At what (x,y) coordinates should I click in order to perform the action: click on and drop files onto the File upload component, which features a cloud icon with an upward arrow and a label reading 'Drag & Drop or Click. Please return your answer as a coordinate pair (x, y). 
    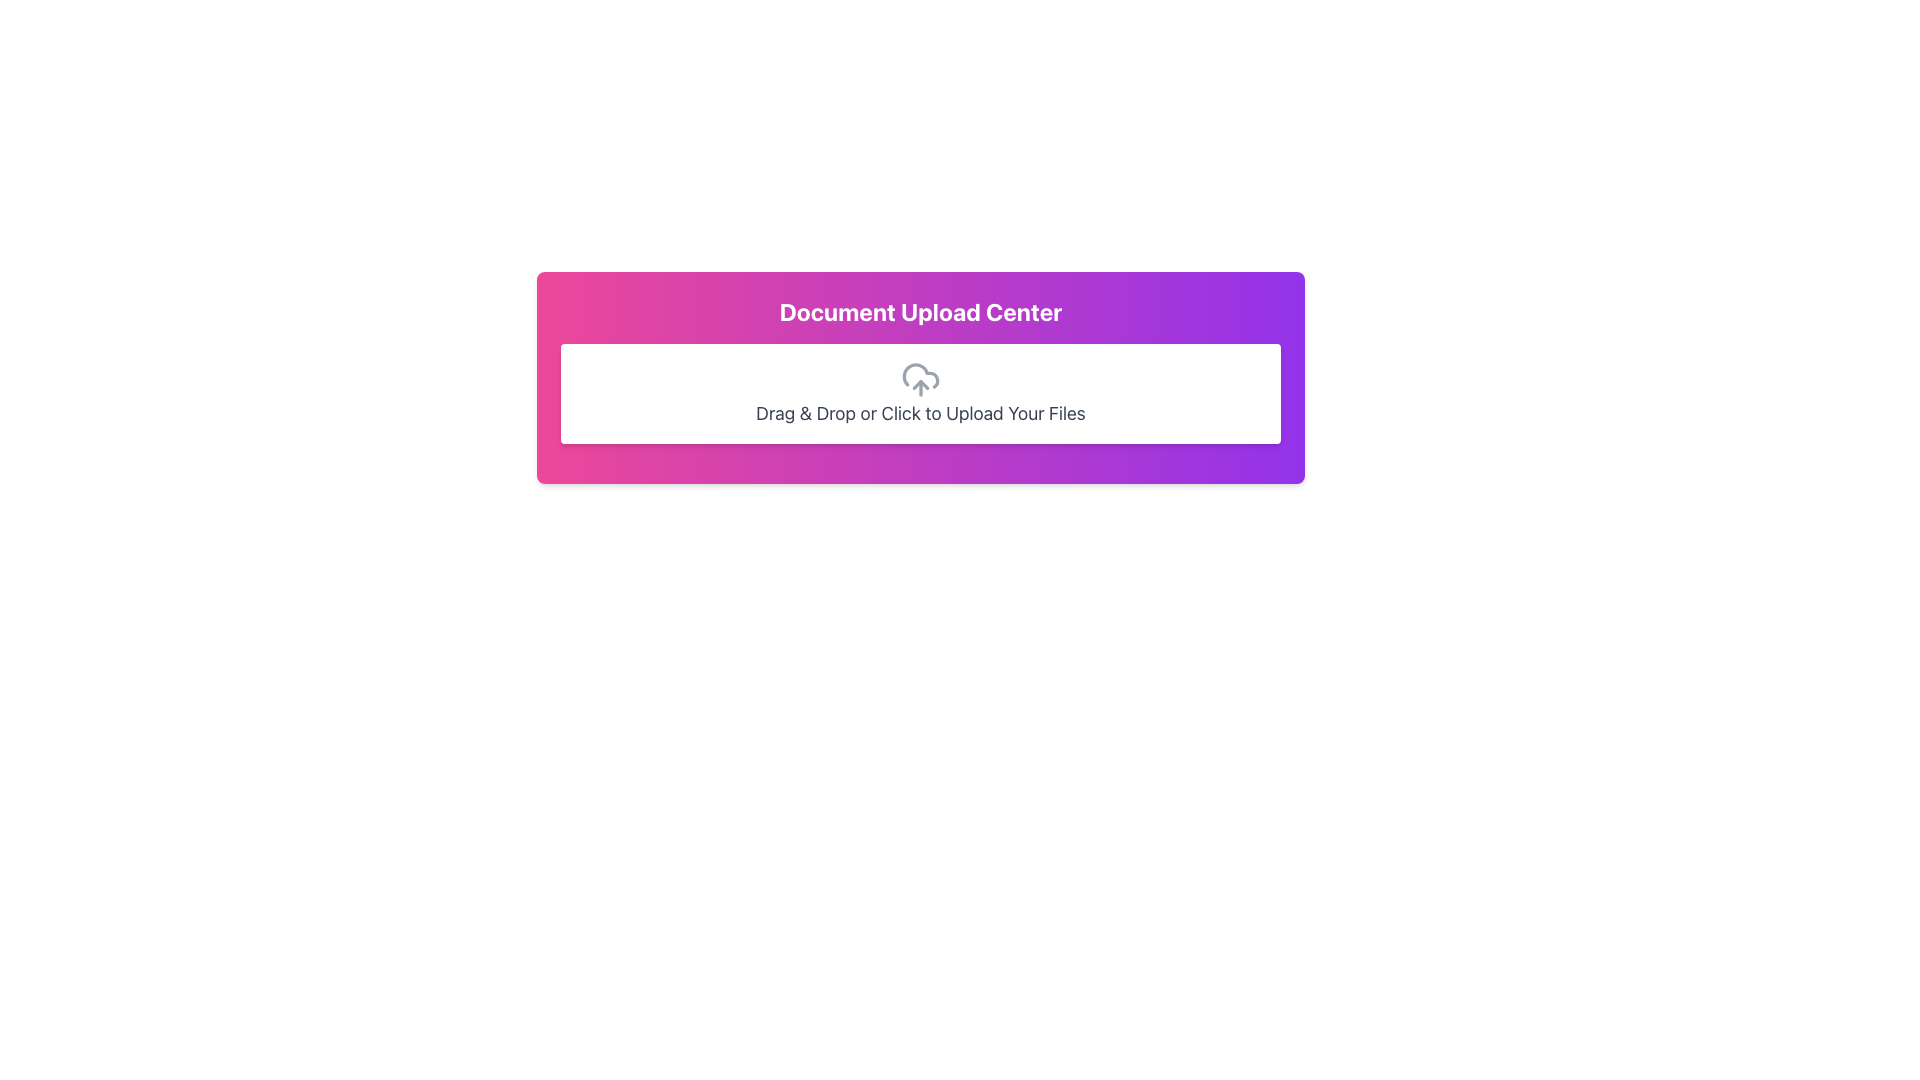
    Looking at the image, I should click on (920, 393).